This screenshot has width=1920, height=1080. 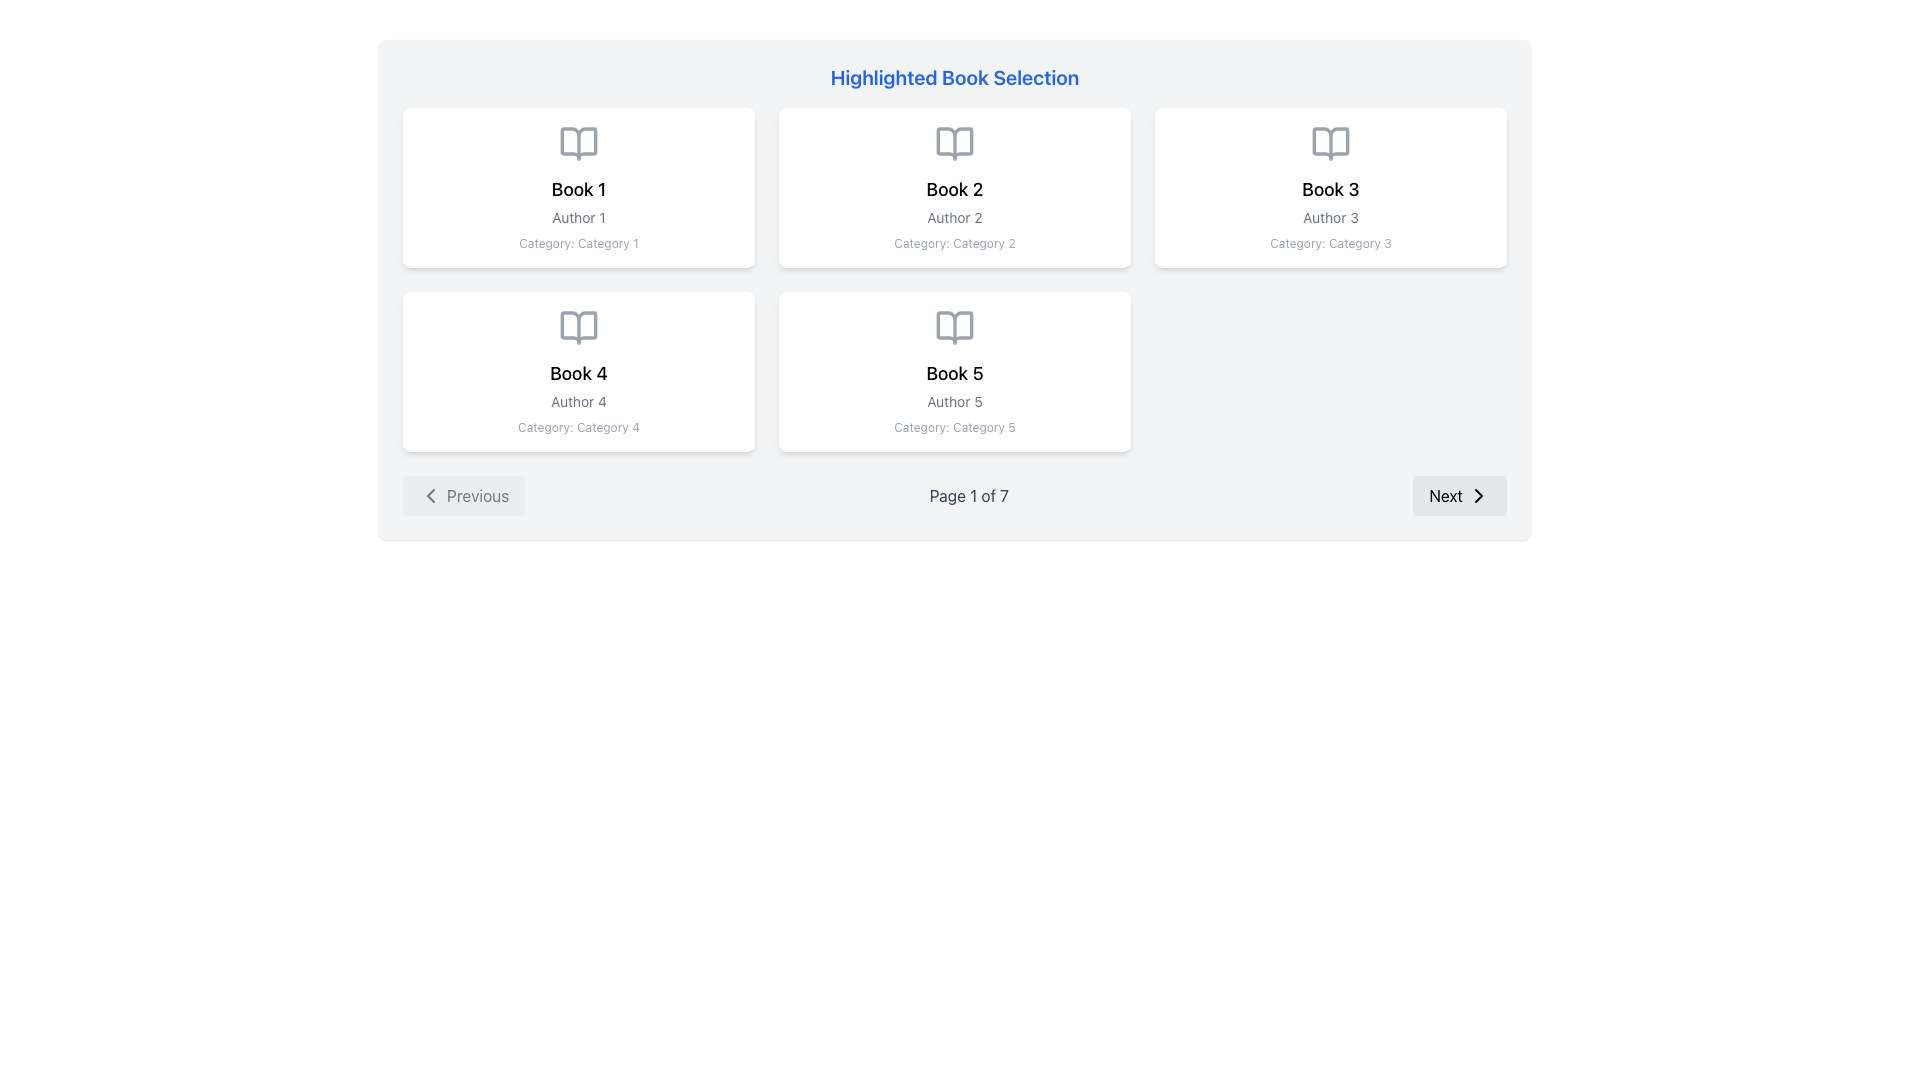 I want to click on the simplified, open book icon with a gray outline located in the 'Highlighted Book Selection' section within the card labeled 'Book 5', so click(x=954, y=326).